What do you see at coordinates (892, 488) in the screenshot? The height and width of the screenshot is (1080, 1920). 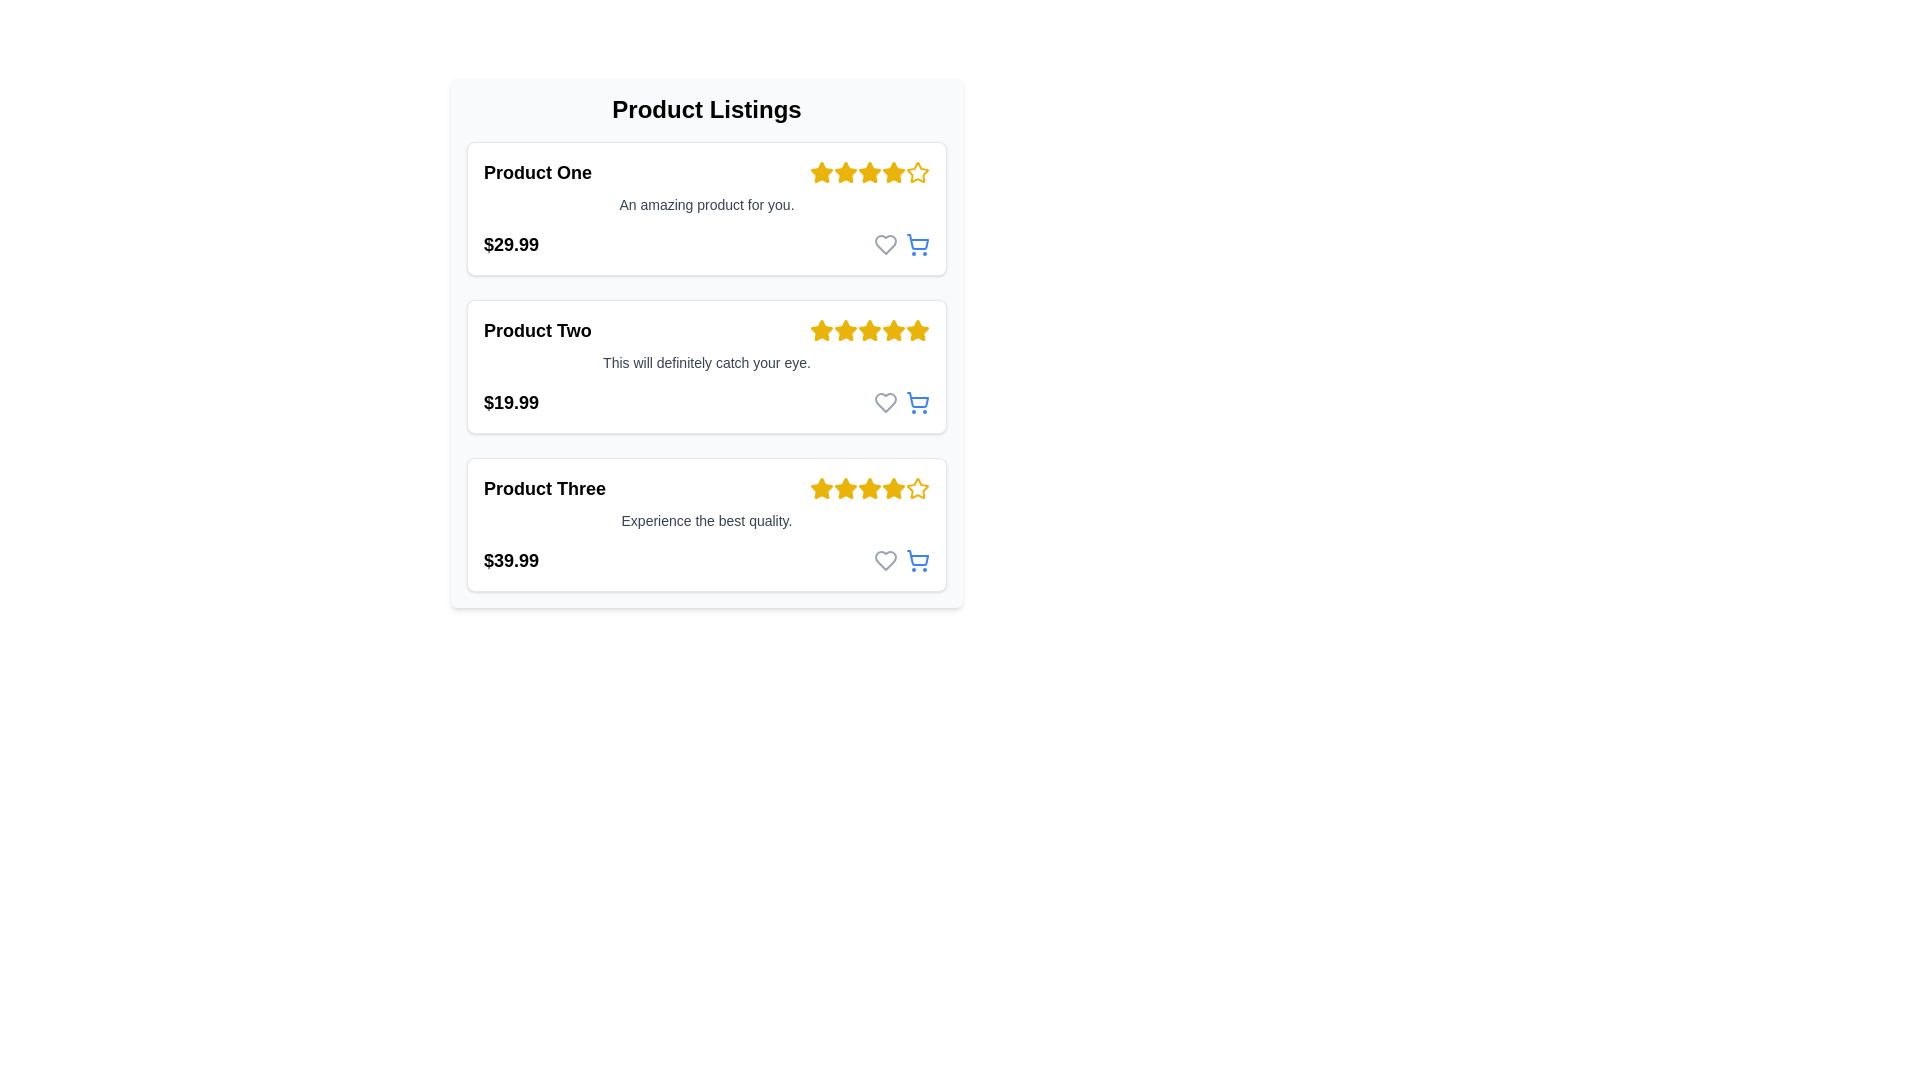 I see `across the star-shaped icon` at bounding box center [892, 488].